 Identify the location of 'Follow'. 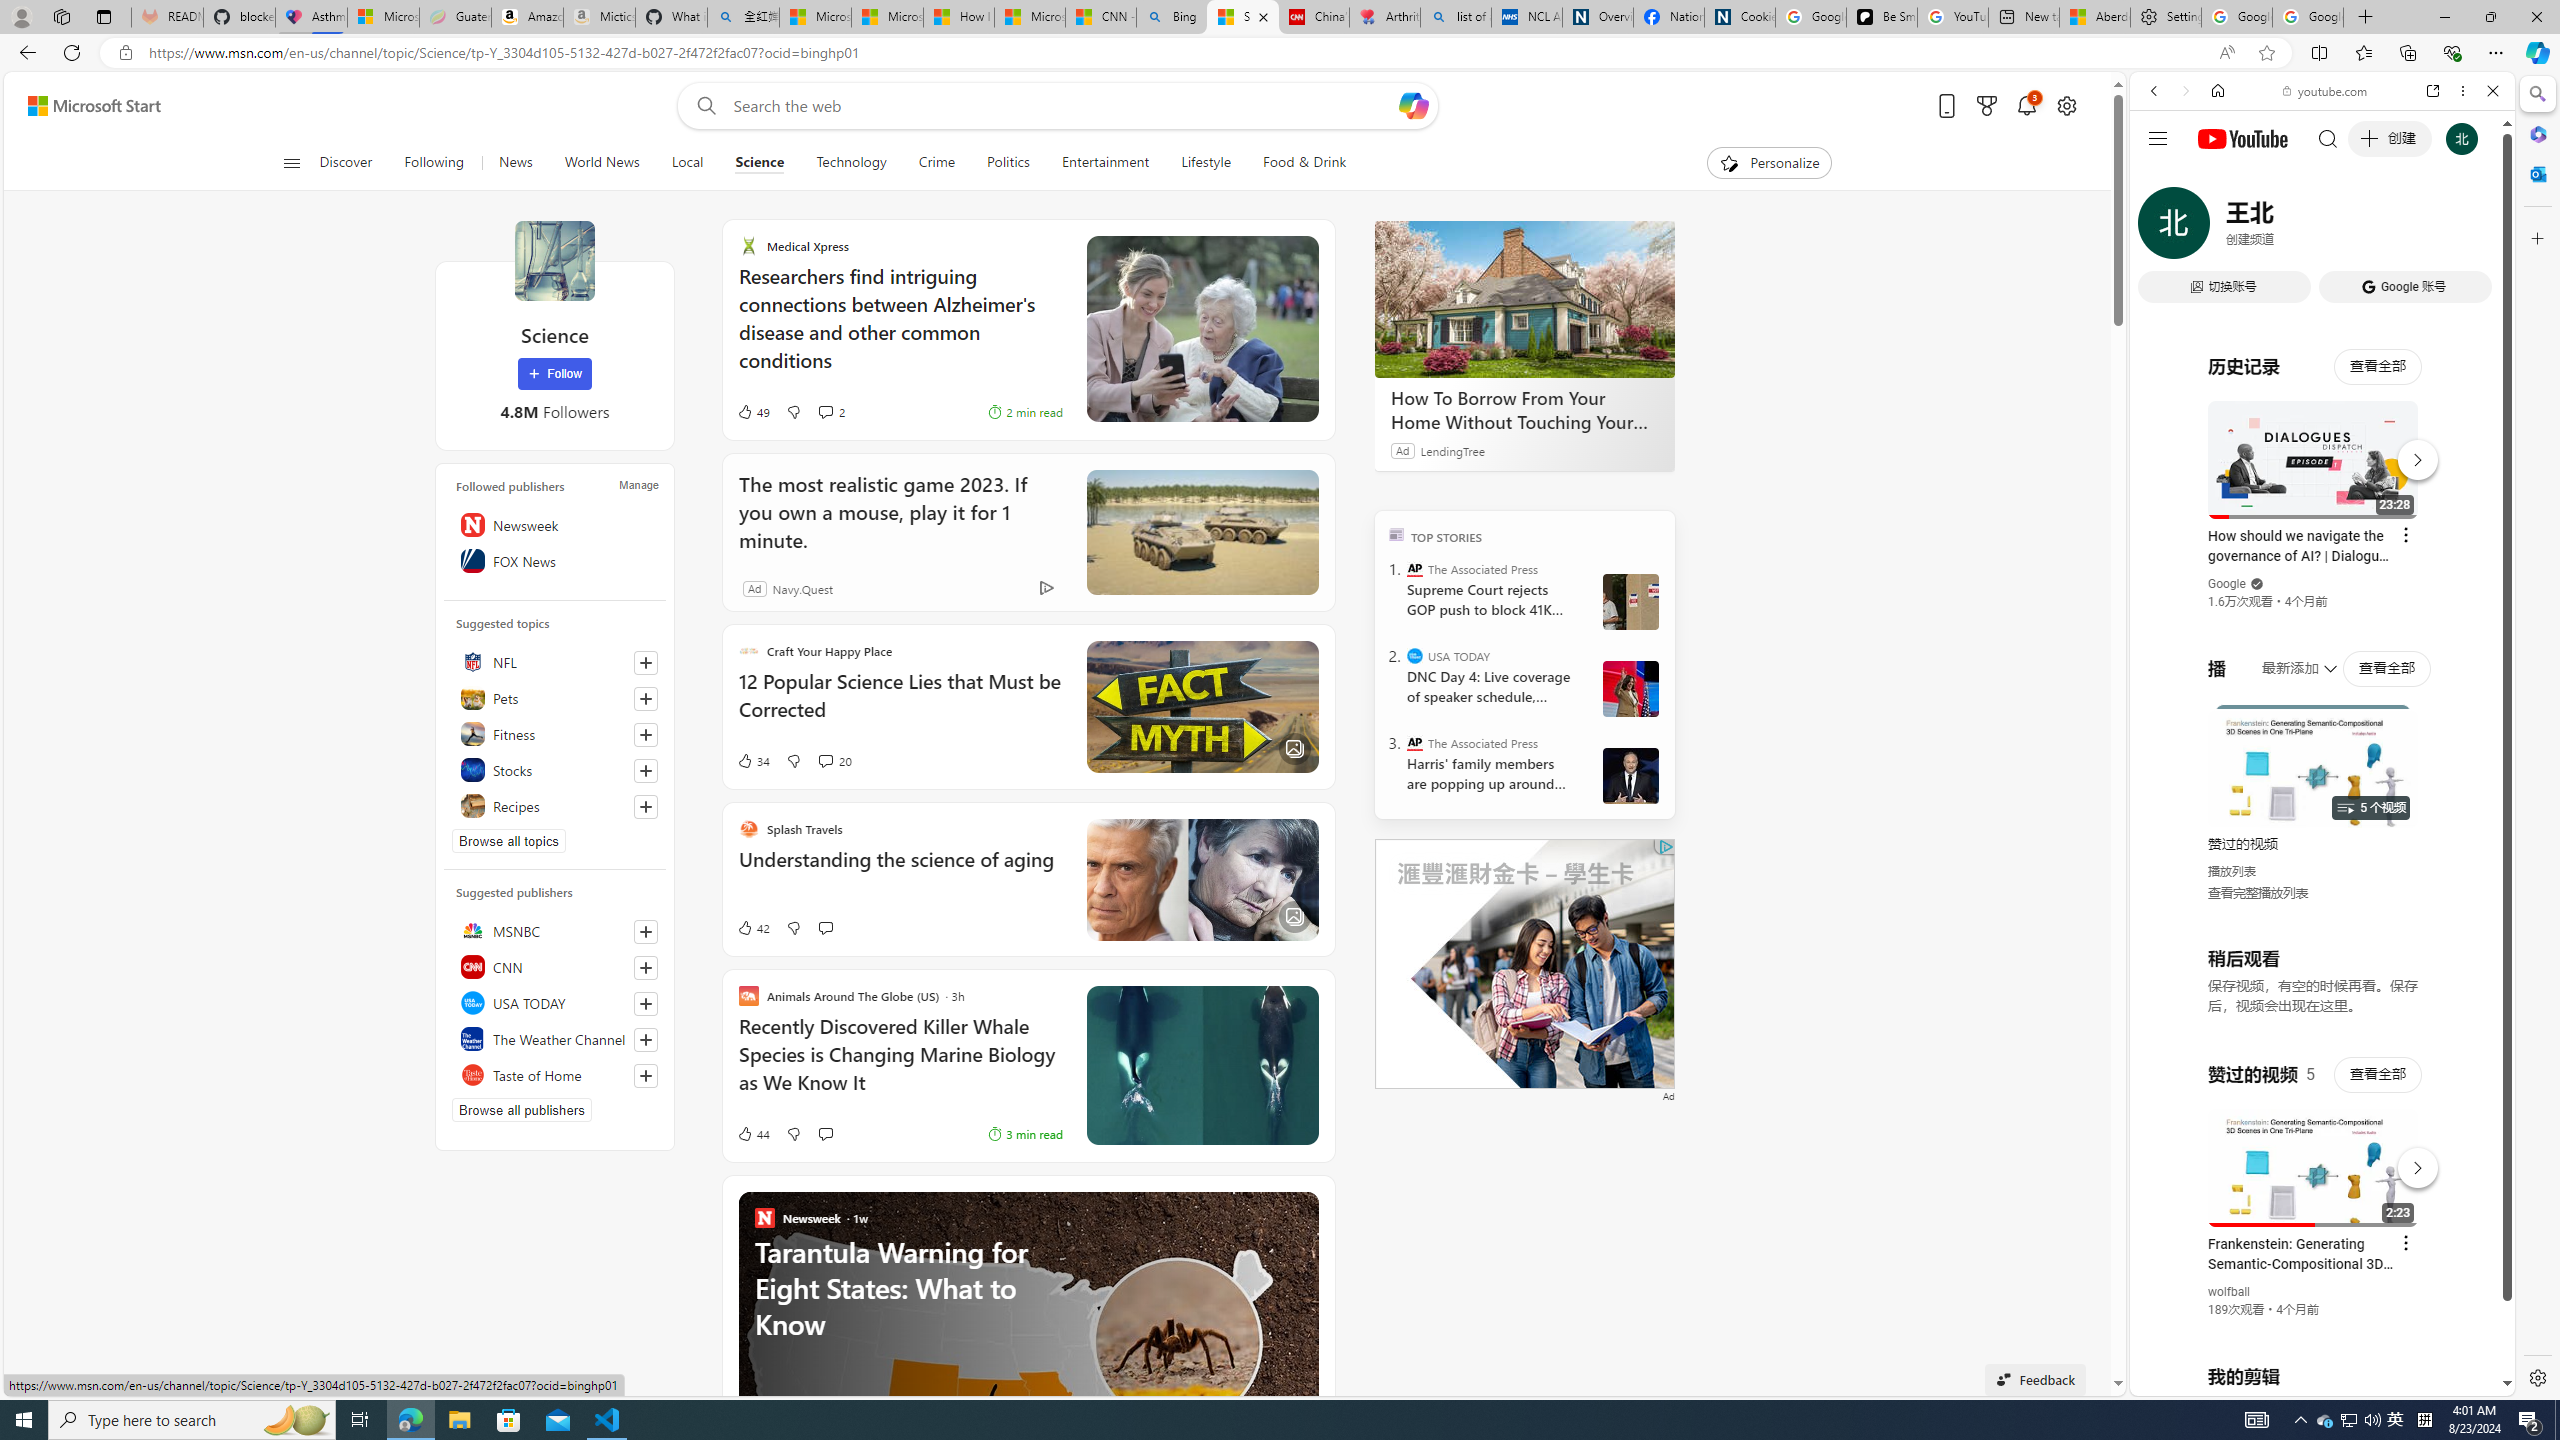
(554, 374).